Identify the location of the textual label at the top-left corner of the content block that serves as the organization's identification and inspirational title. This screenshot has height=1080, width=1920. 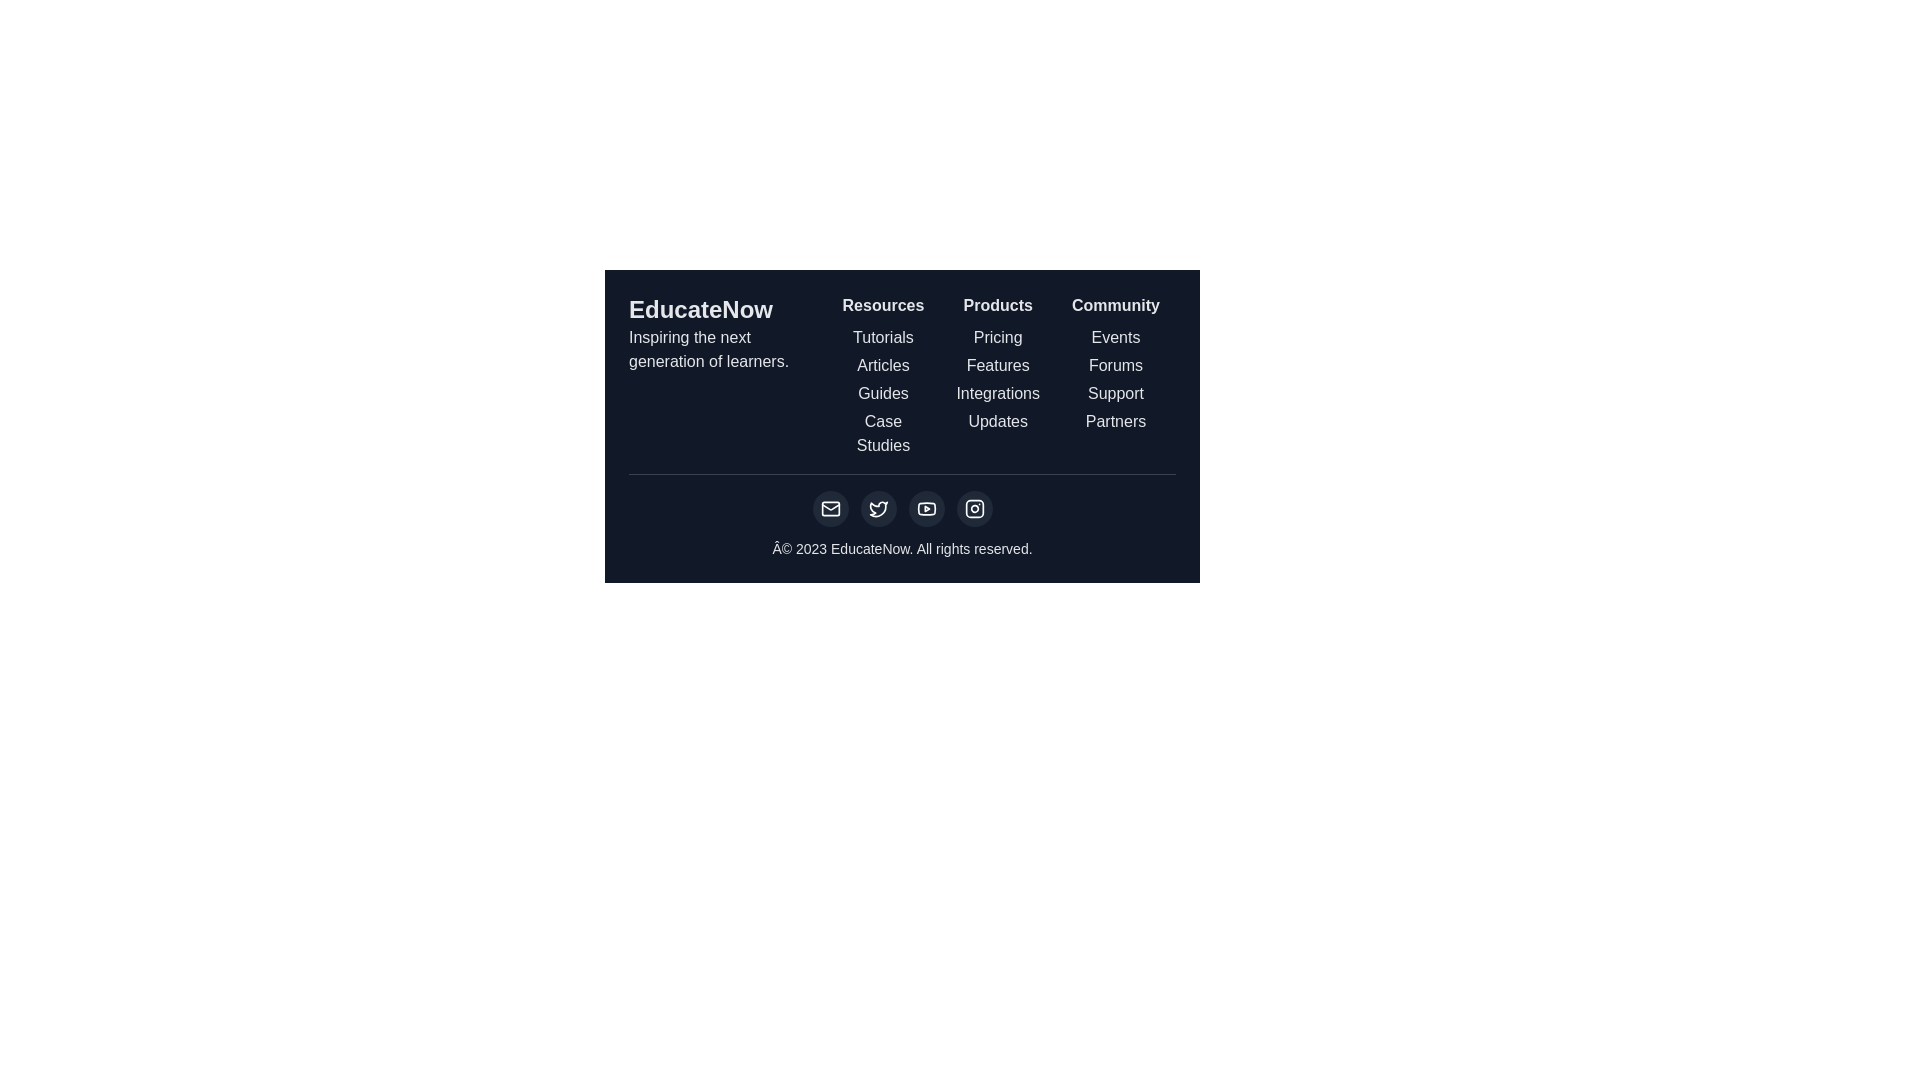
(726, 367).